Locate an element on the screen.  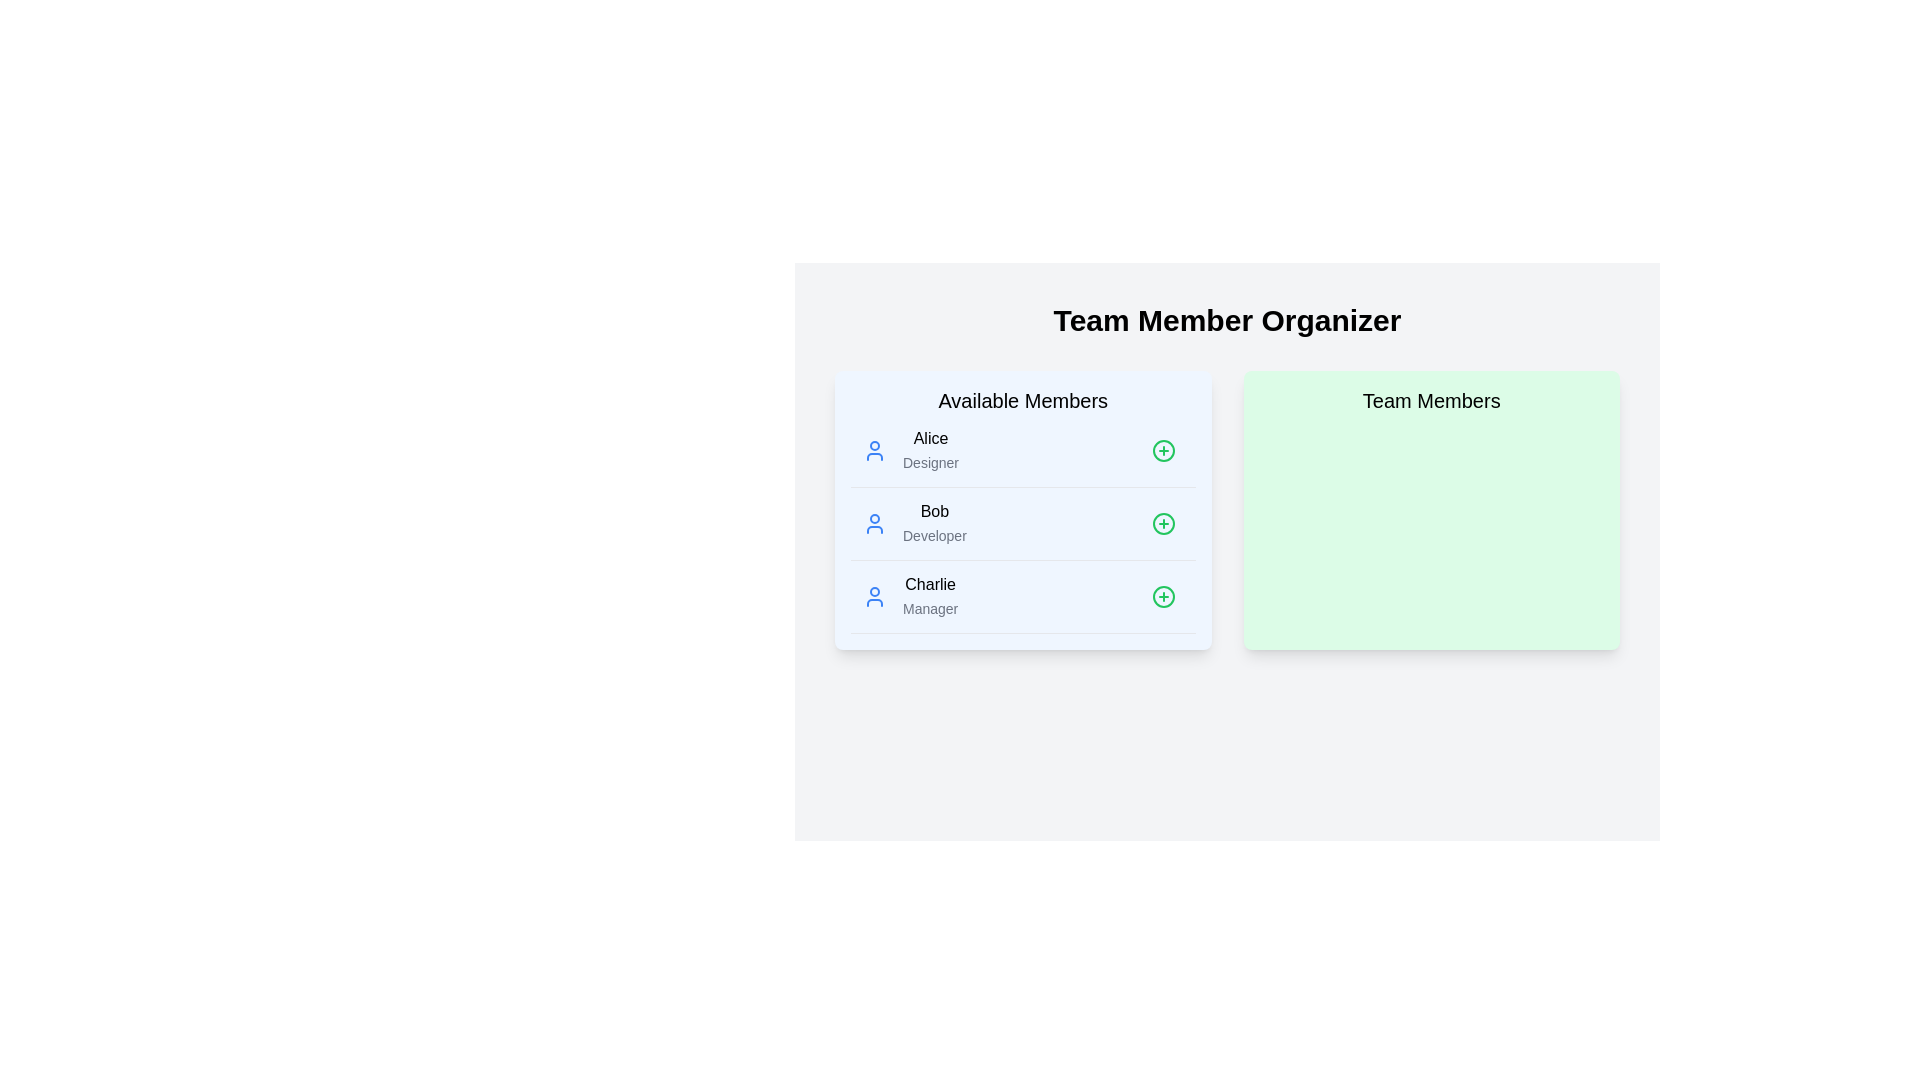
the Text Block displaying 'Alice' and 'Designer' in the 'Available Members' section is located at coordinates (930, 451).